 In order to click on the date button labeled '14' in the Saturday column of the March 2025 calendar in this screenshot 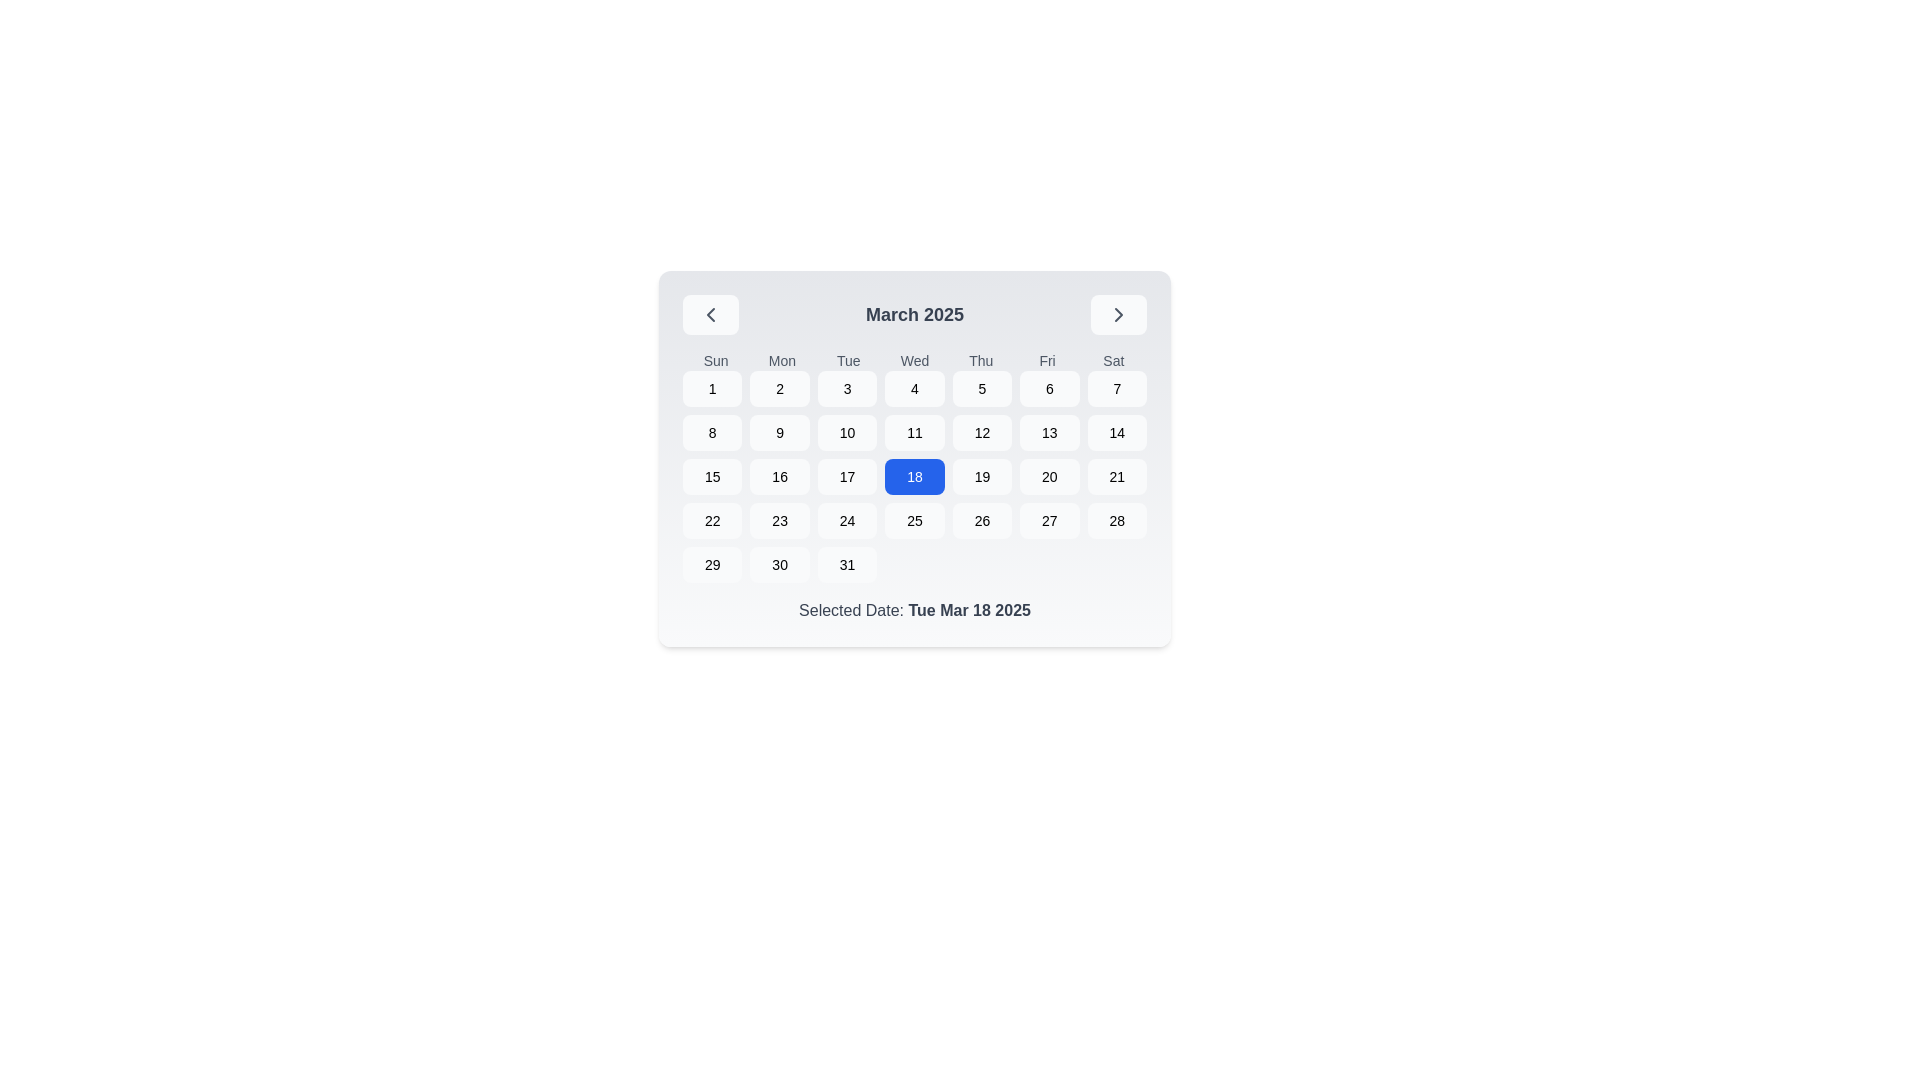, I will do `click(1116, 431)`.